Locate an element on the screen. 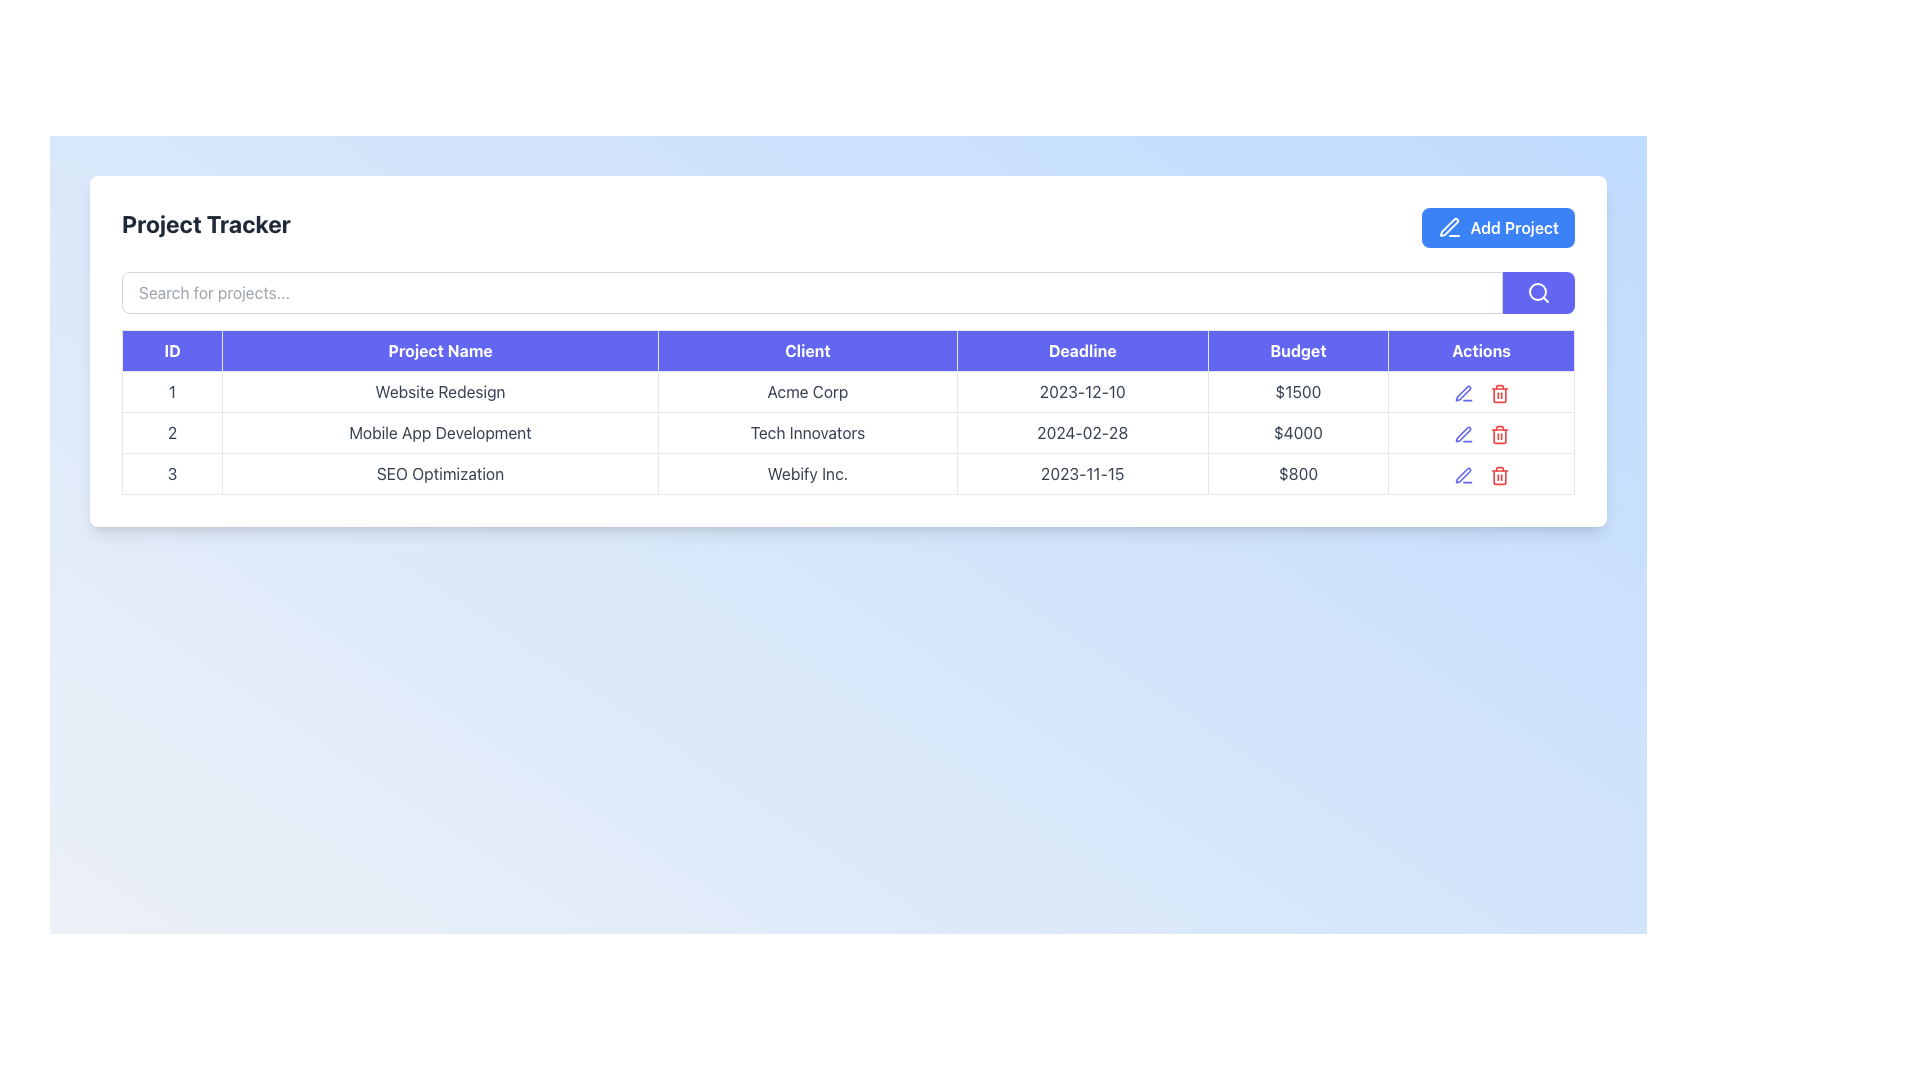 This screenshot has width=1920, height=1080. the indigo edit icon button in the 'Actions' column of the first row of the table is located at coordinates (1463, 392).